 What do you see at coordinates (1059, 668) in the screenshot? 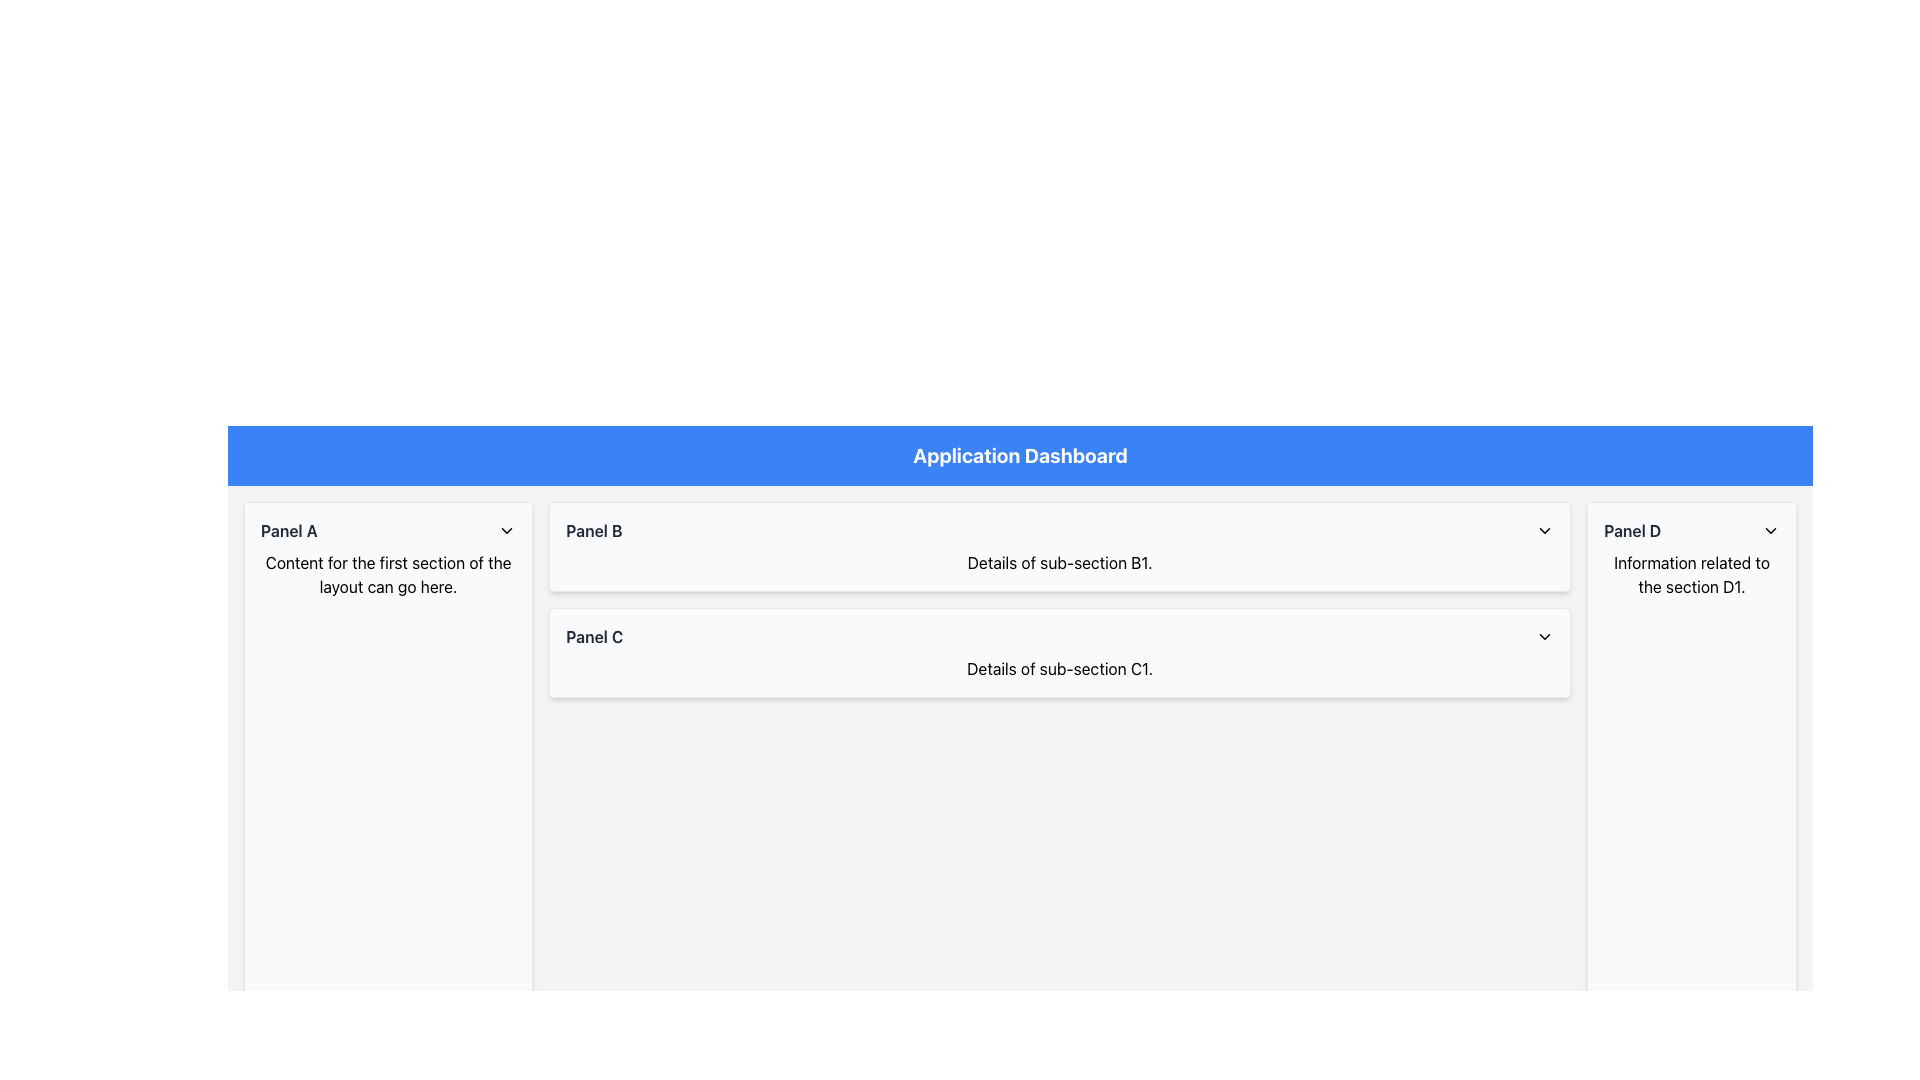
I see `text label that displays 'Details of sub-section C1.' which is positioned below the 'Panel C' heading` at bounding box center [1059, 668].